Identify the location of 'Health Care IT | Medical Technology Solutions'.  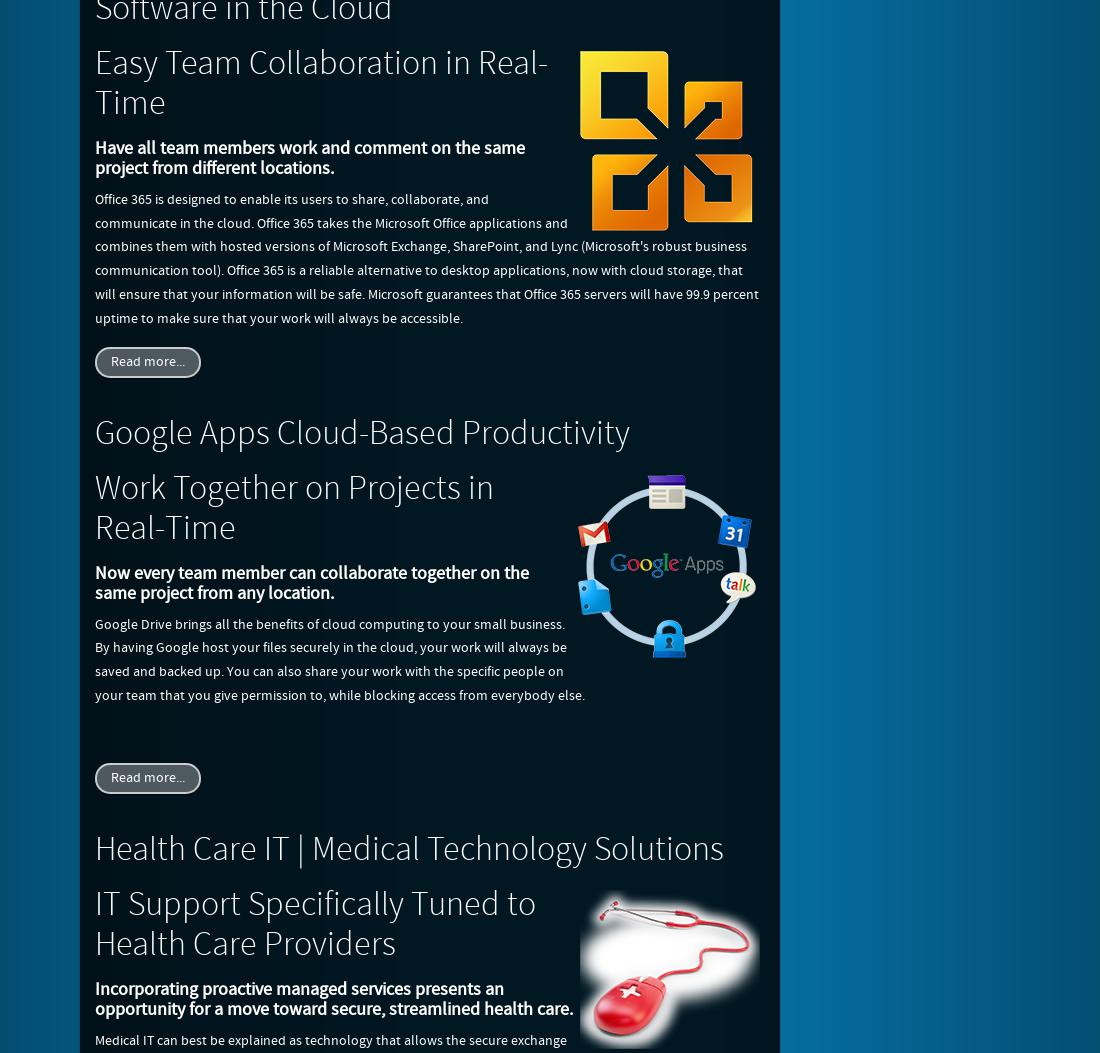
(409, 848).